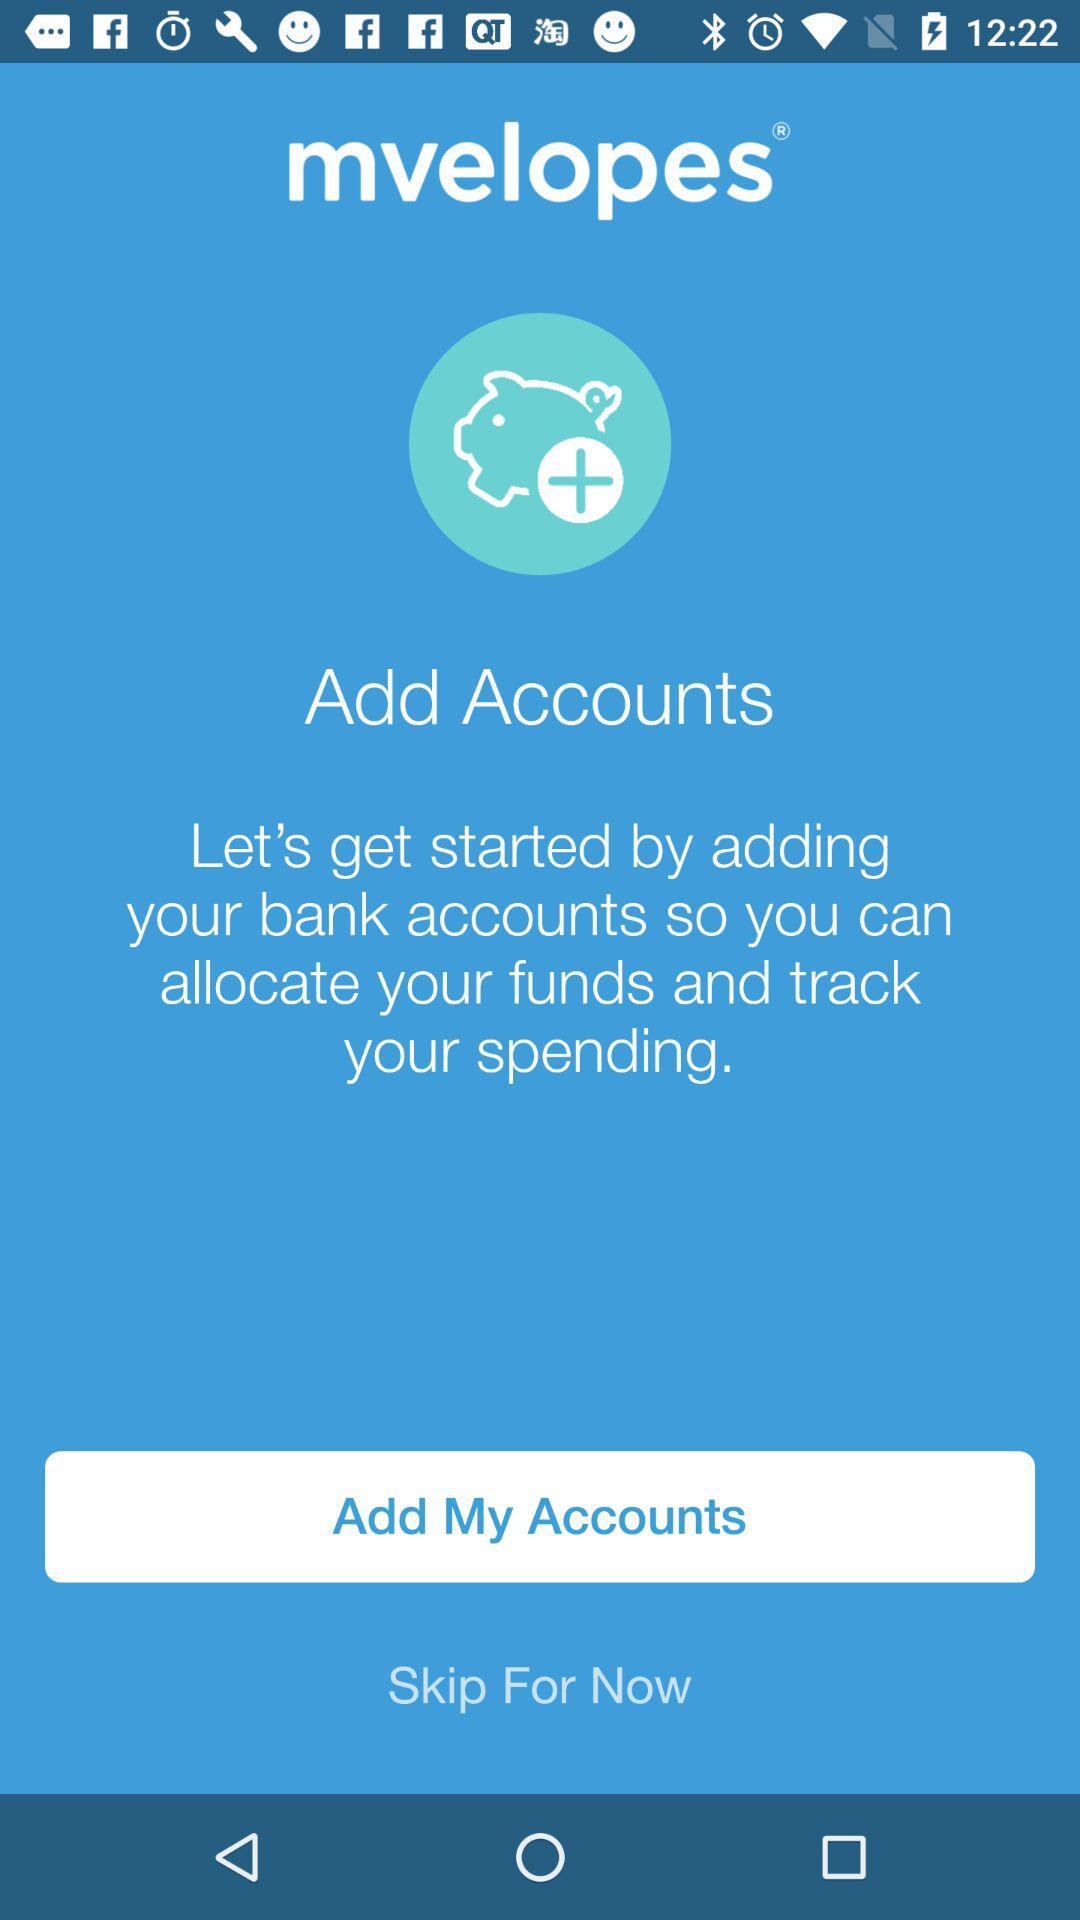 This screenshot has height=1920, width=1080. Describe the element at coordinates (540, 1687) in the screenshot. I see `the skip for now item` at that location.